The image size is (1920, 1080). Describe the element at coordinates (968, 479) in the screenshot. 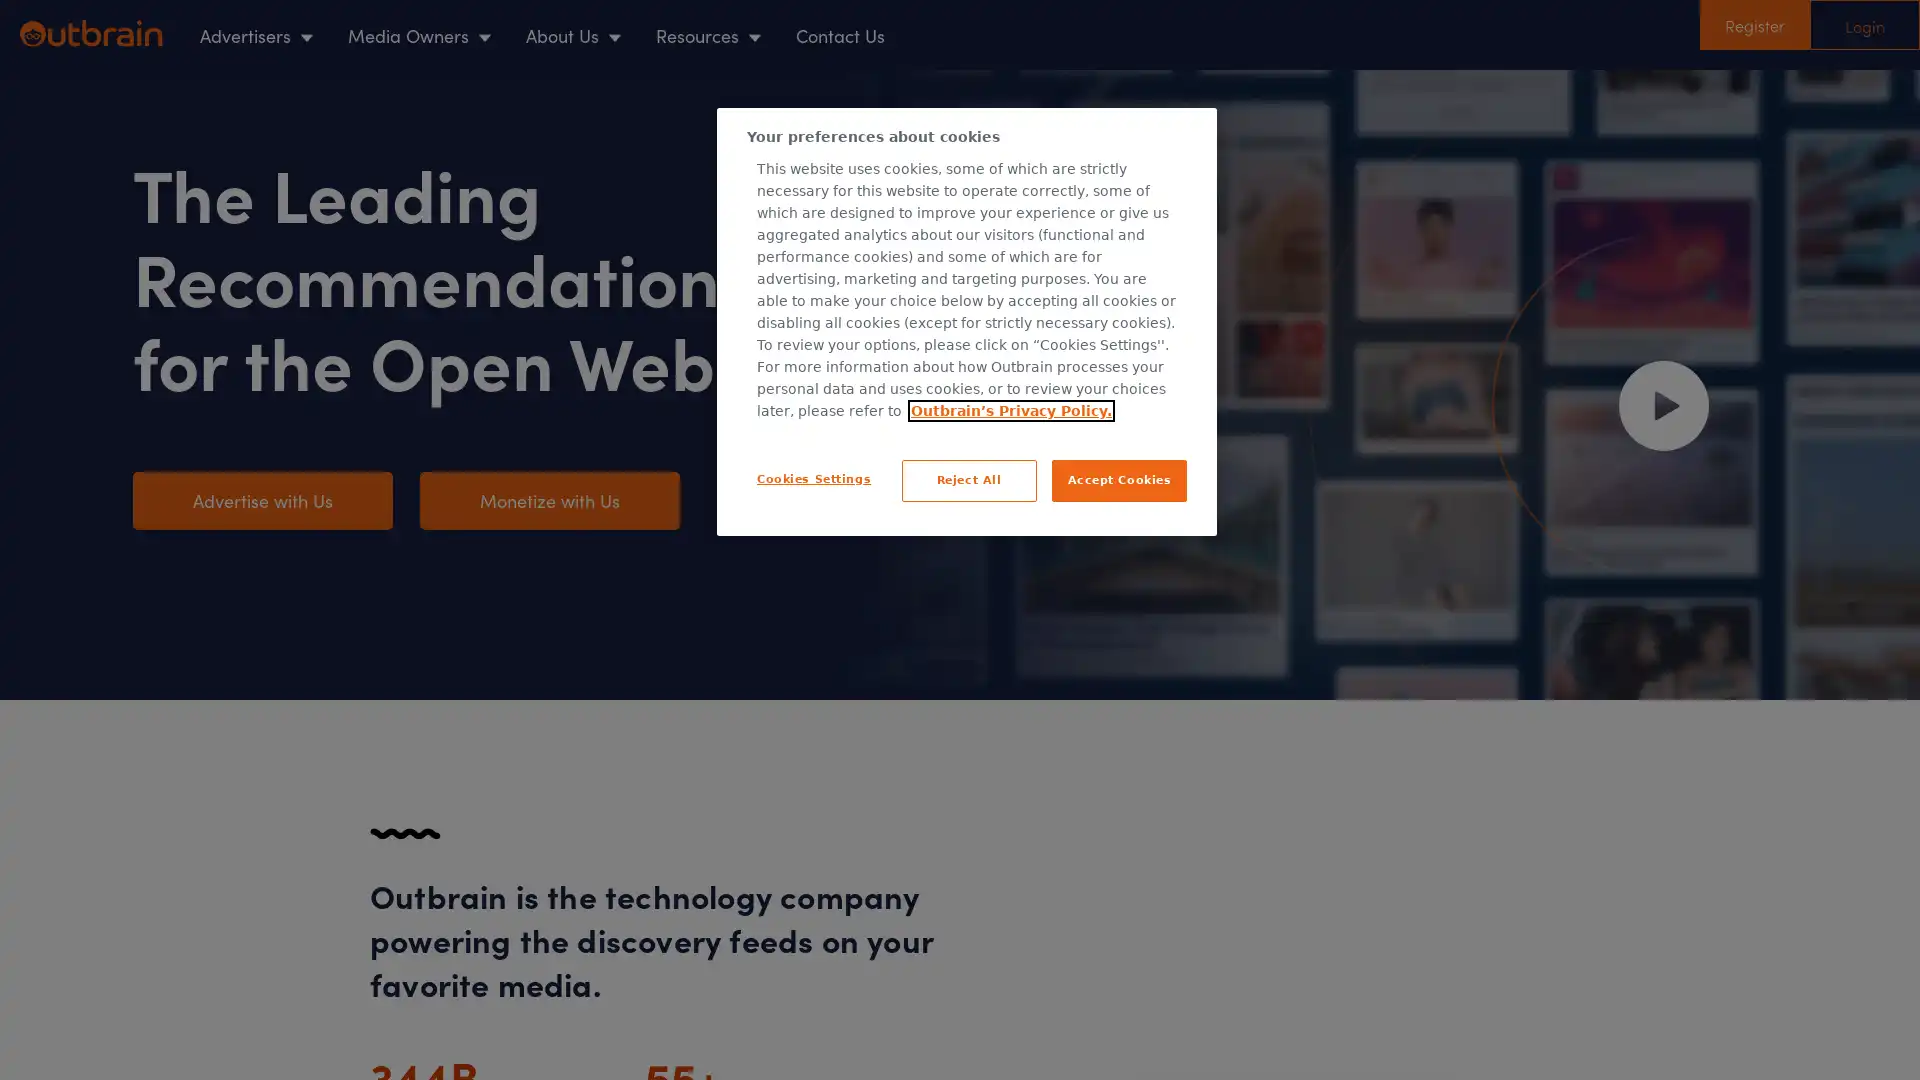

I see `Reject All` at that location.